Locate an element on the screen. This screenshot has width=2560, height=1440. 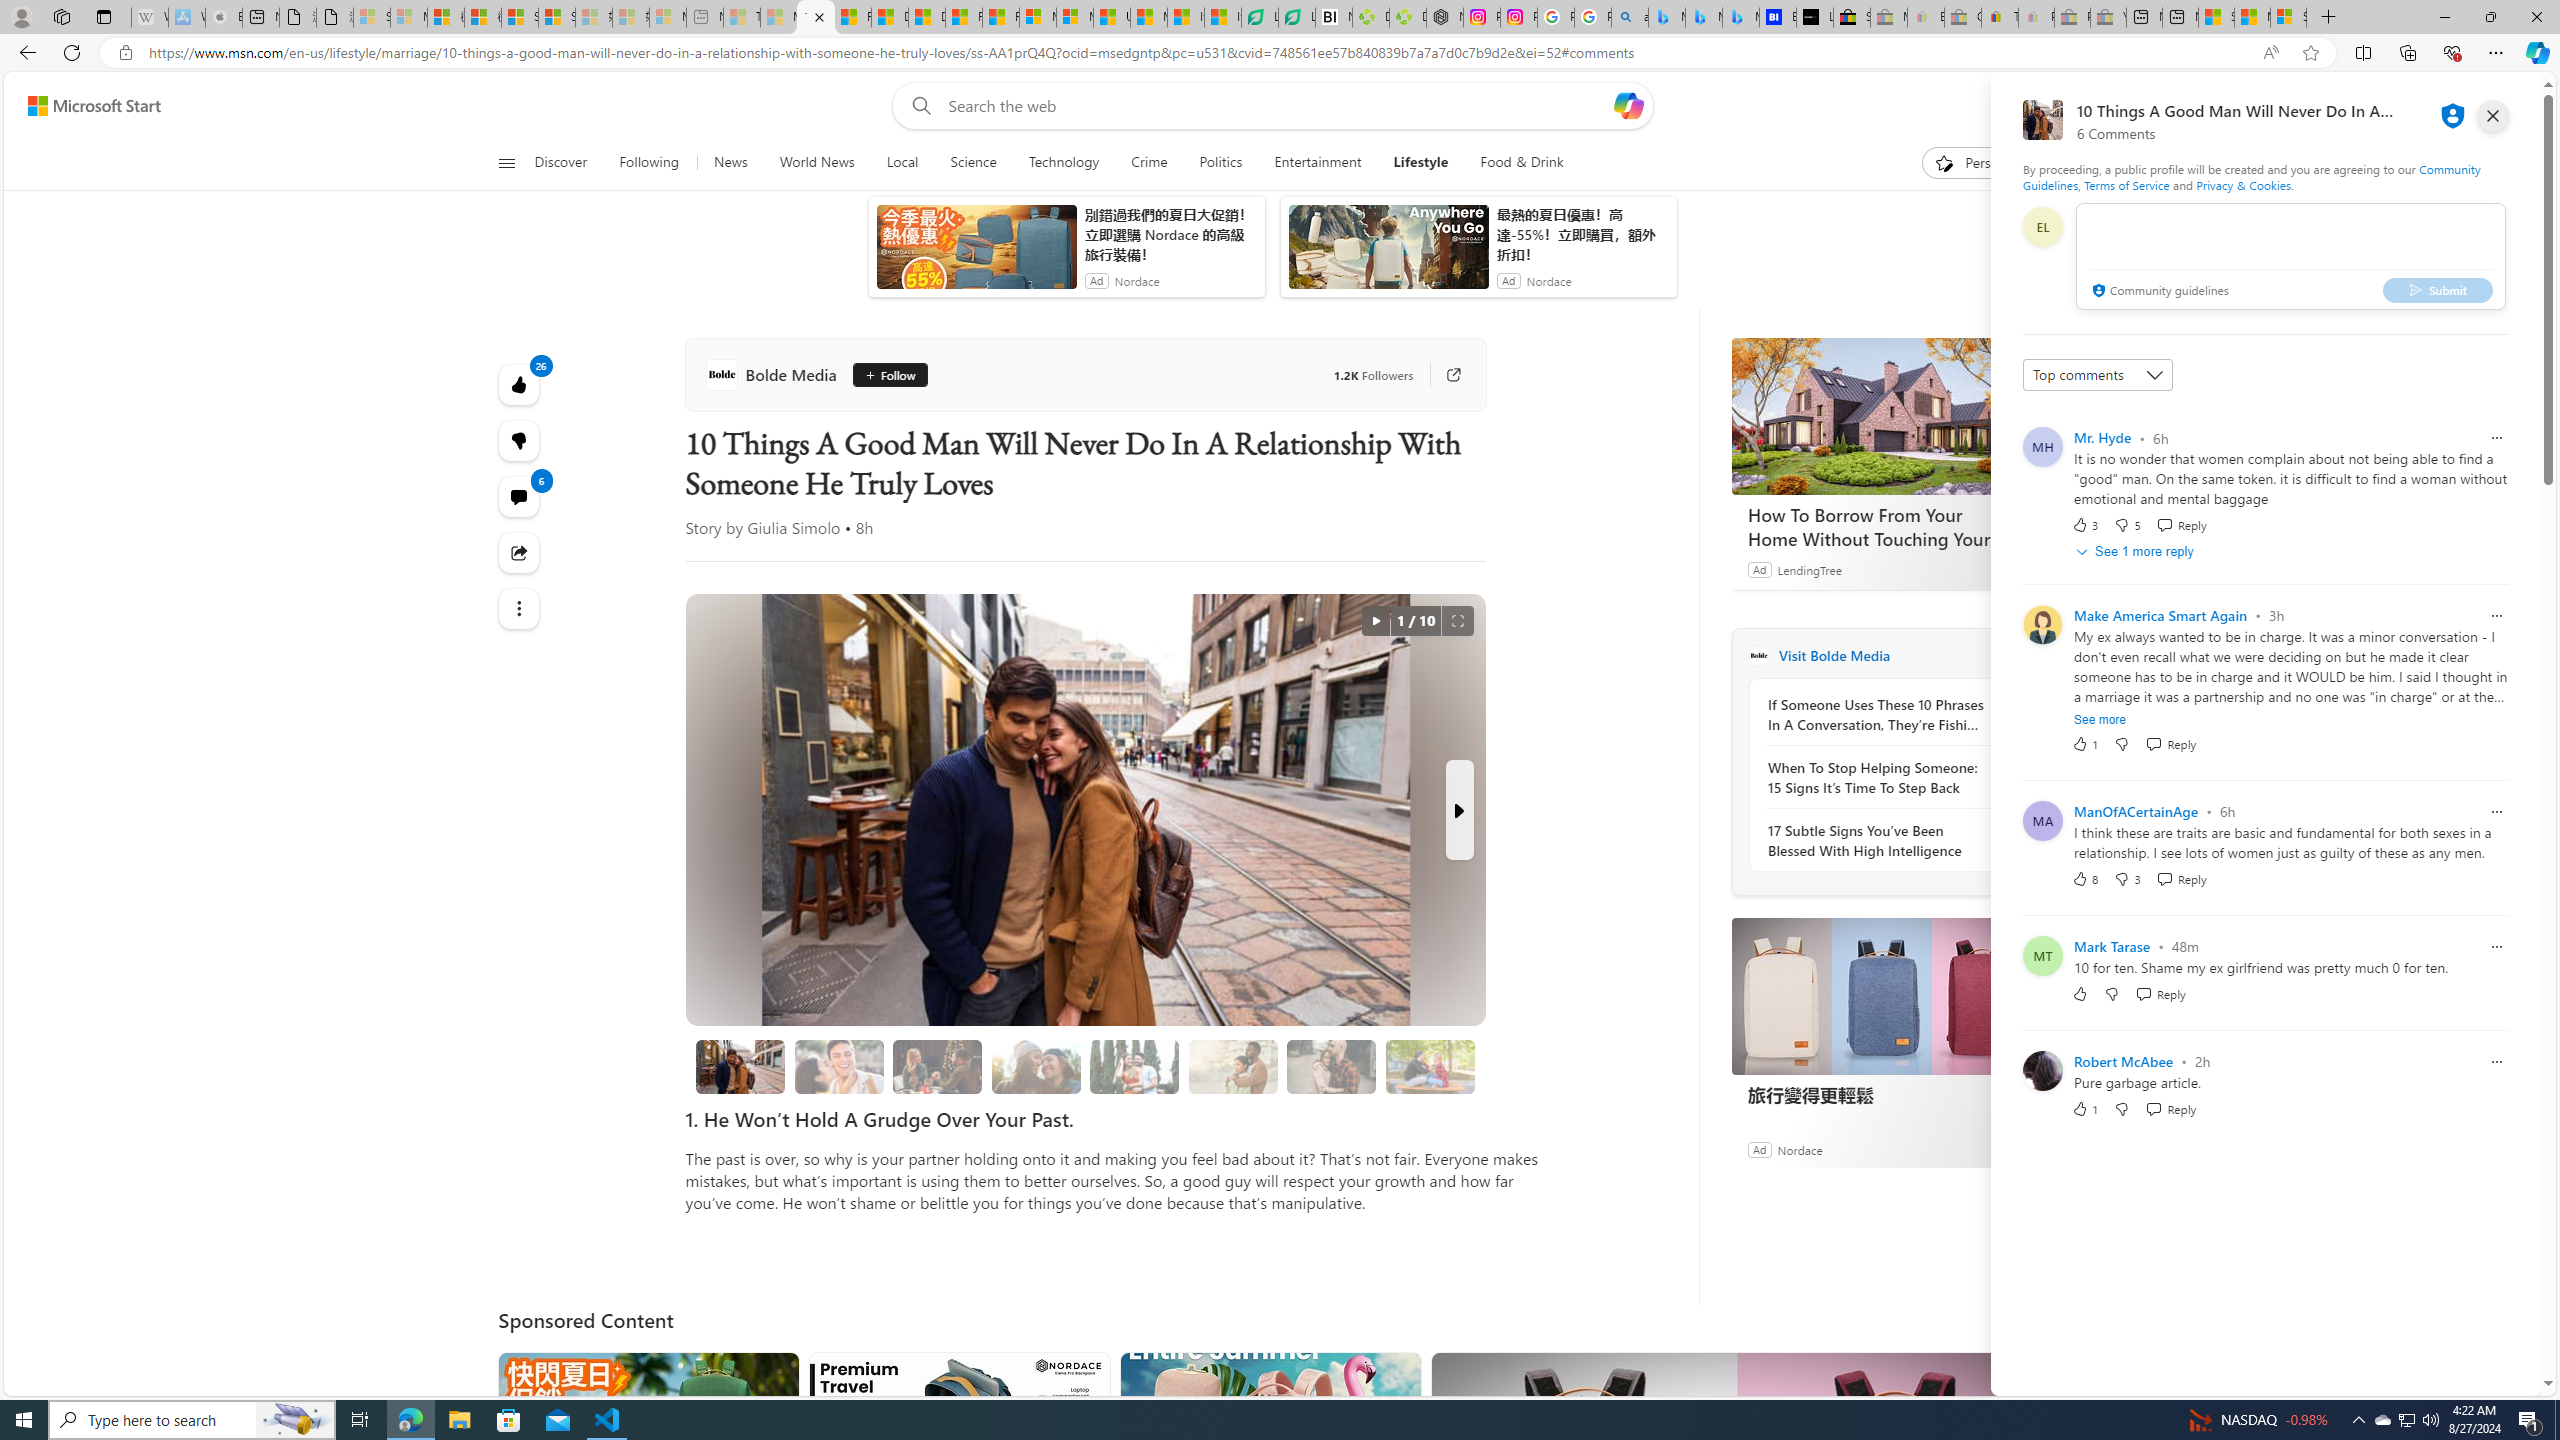
'Nordace' is located at coordinates (1798, 1148).